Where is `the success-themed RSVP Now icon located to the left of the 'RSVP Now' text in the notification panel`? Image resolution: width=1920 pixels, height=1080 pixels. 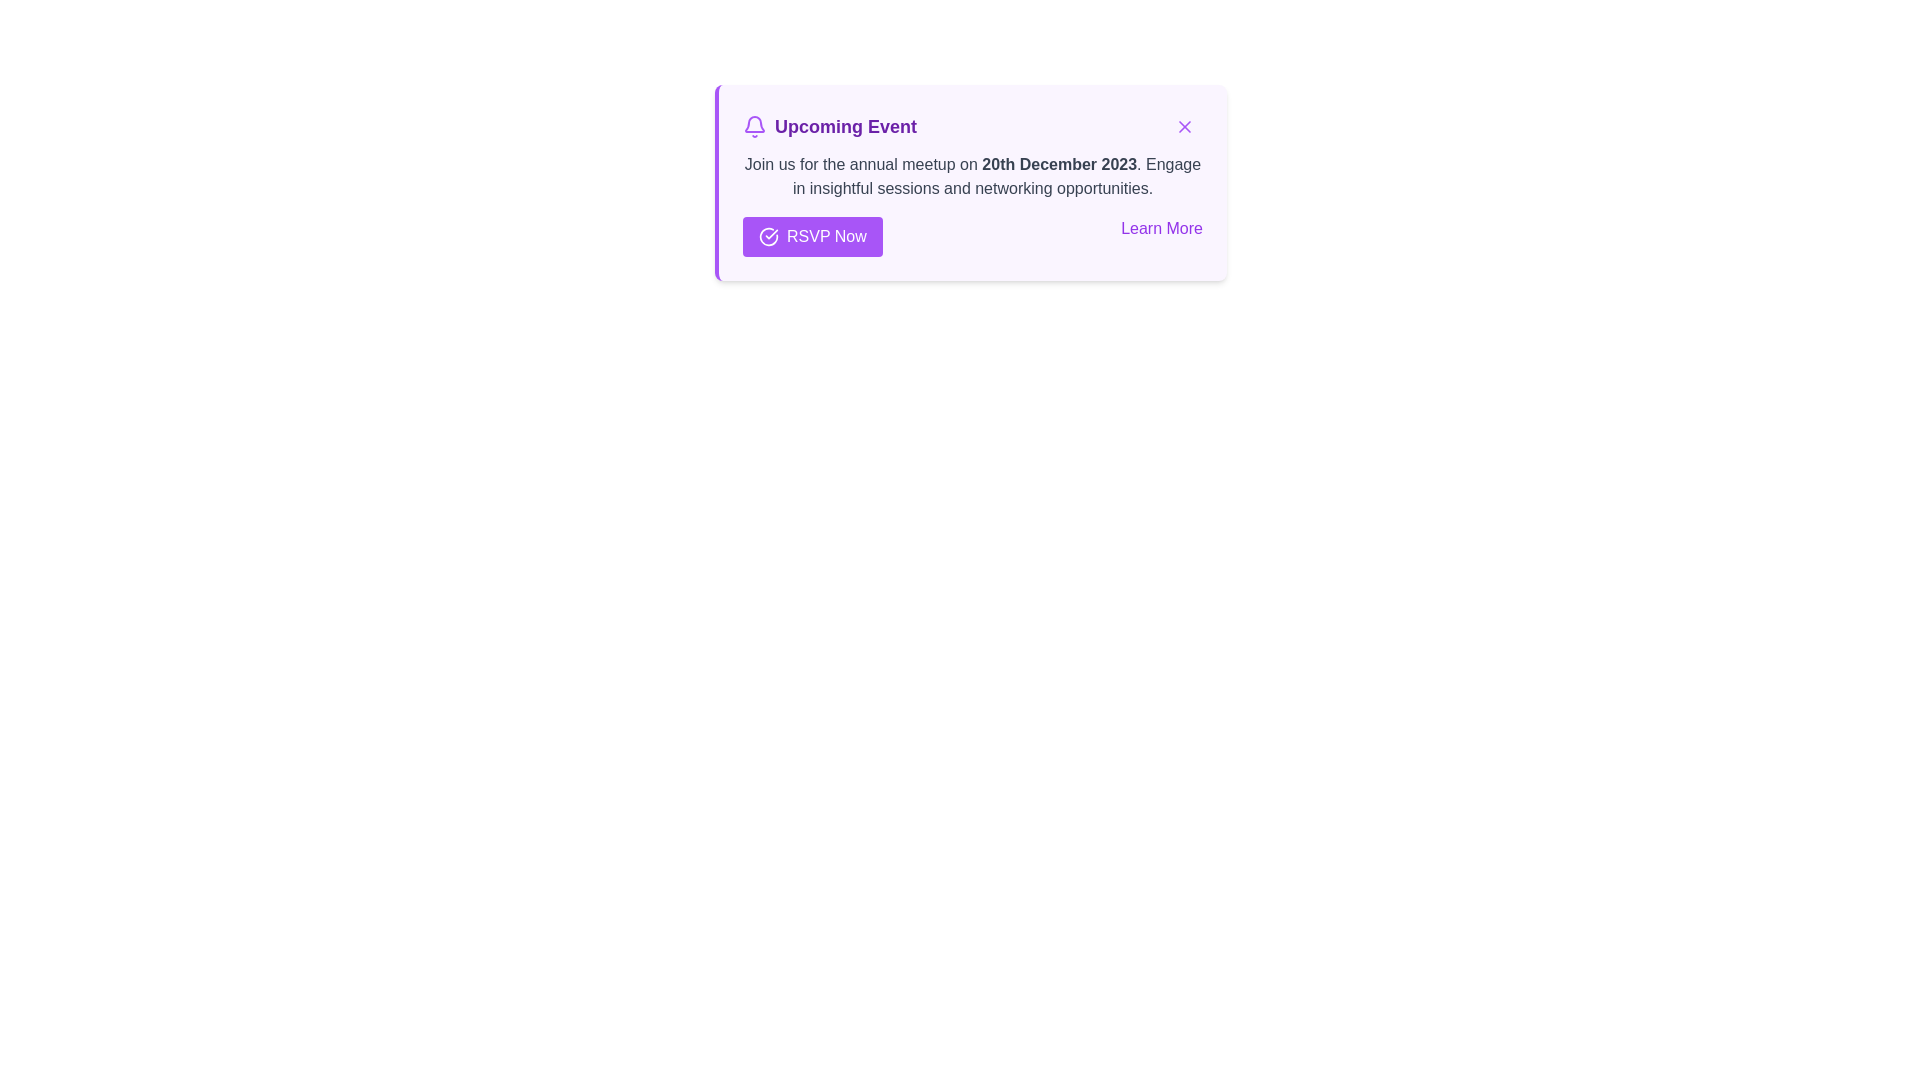 the success-themed RSVP Now icon located to the left of the 'RSVP Now' text in the notification panel is located at coordinates (767, 235).